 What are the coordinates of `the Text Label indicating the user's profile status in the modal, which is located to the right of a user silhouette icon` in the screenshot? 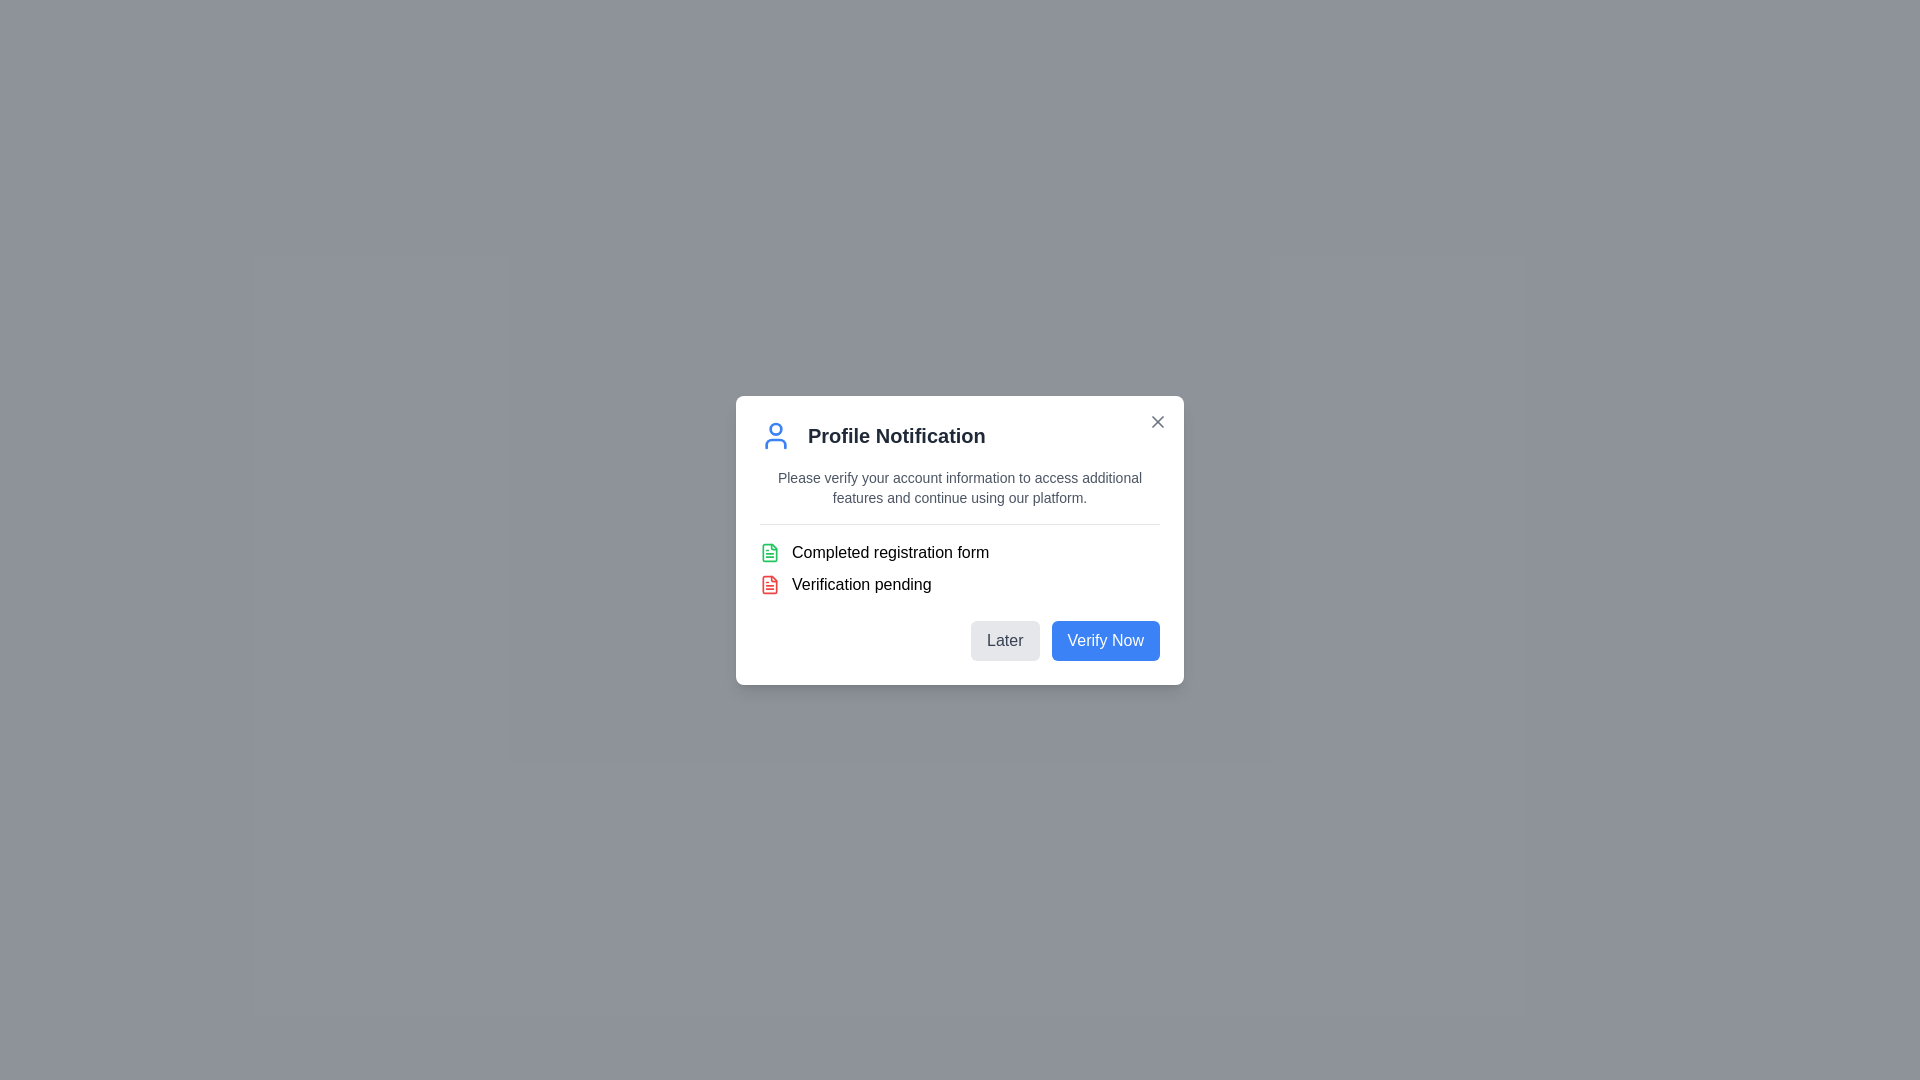 It's located at (895, 434).